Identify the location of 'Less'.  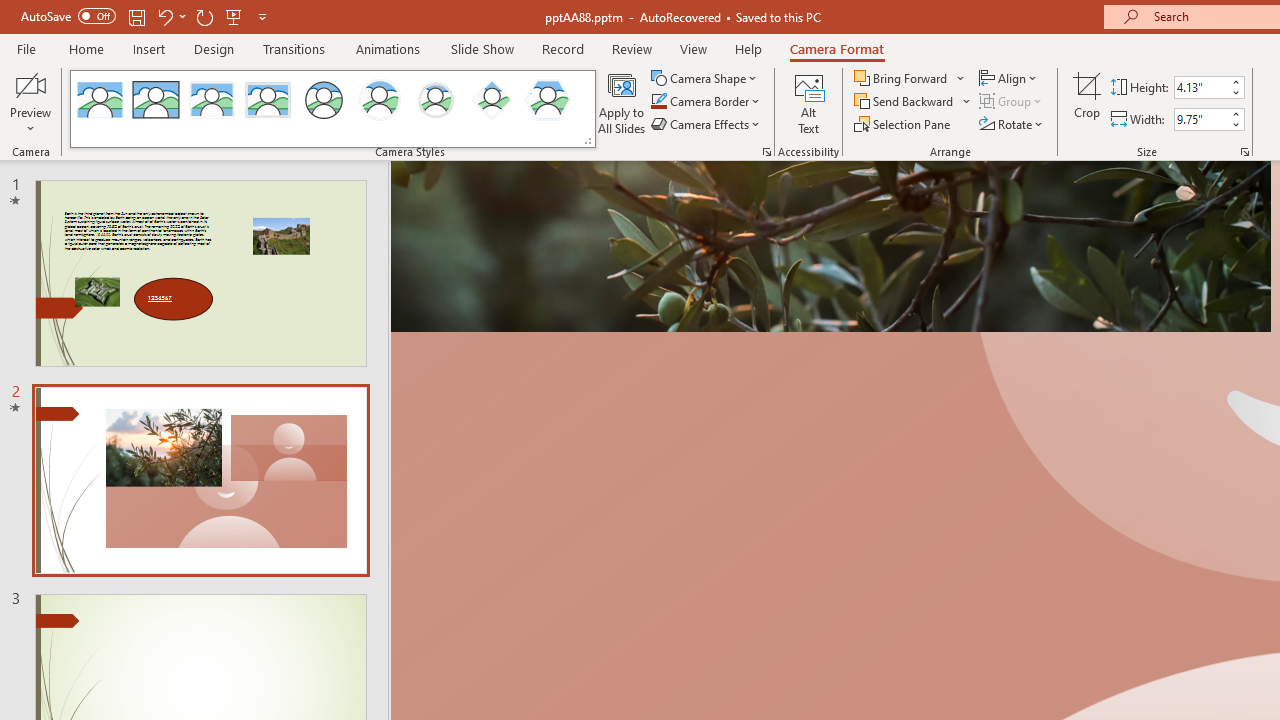
(1234, 124).